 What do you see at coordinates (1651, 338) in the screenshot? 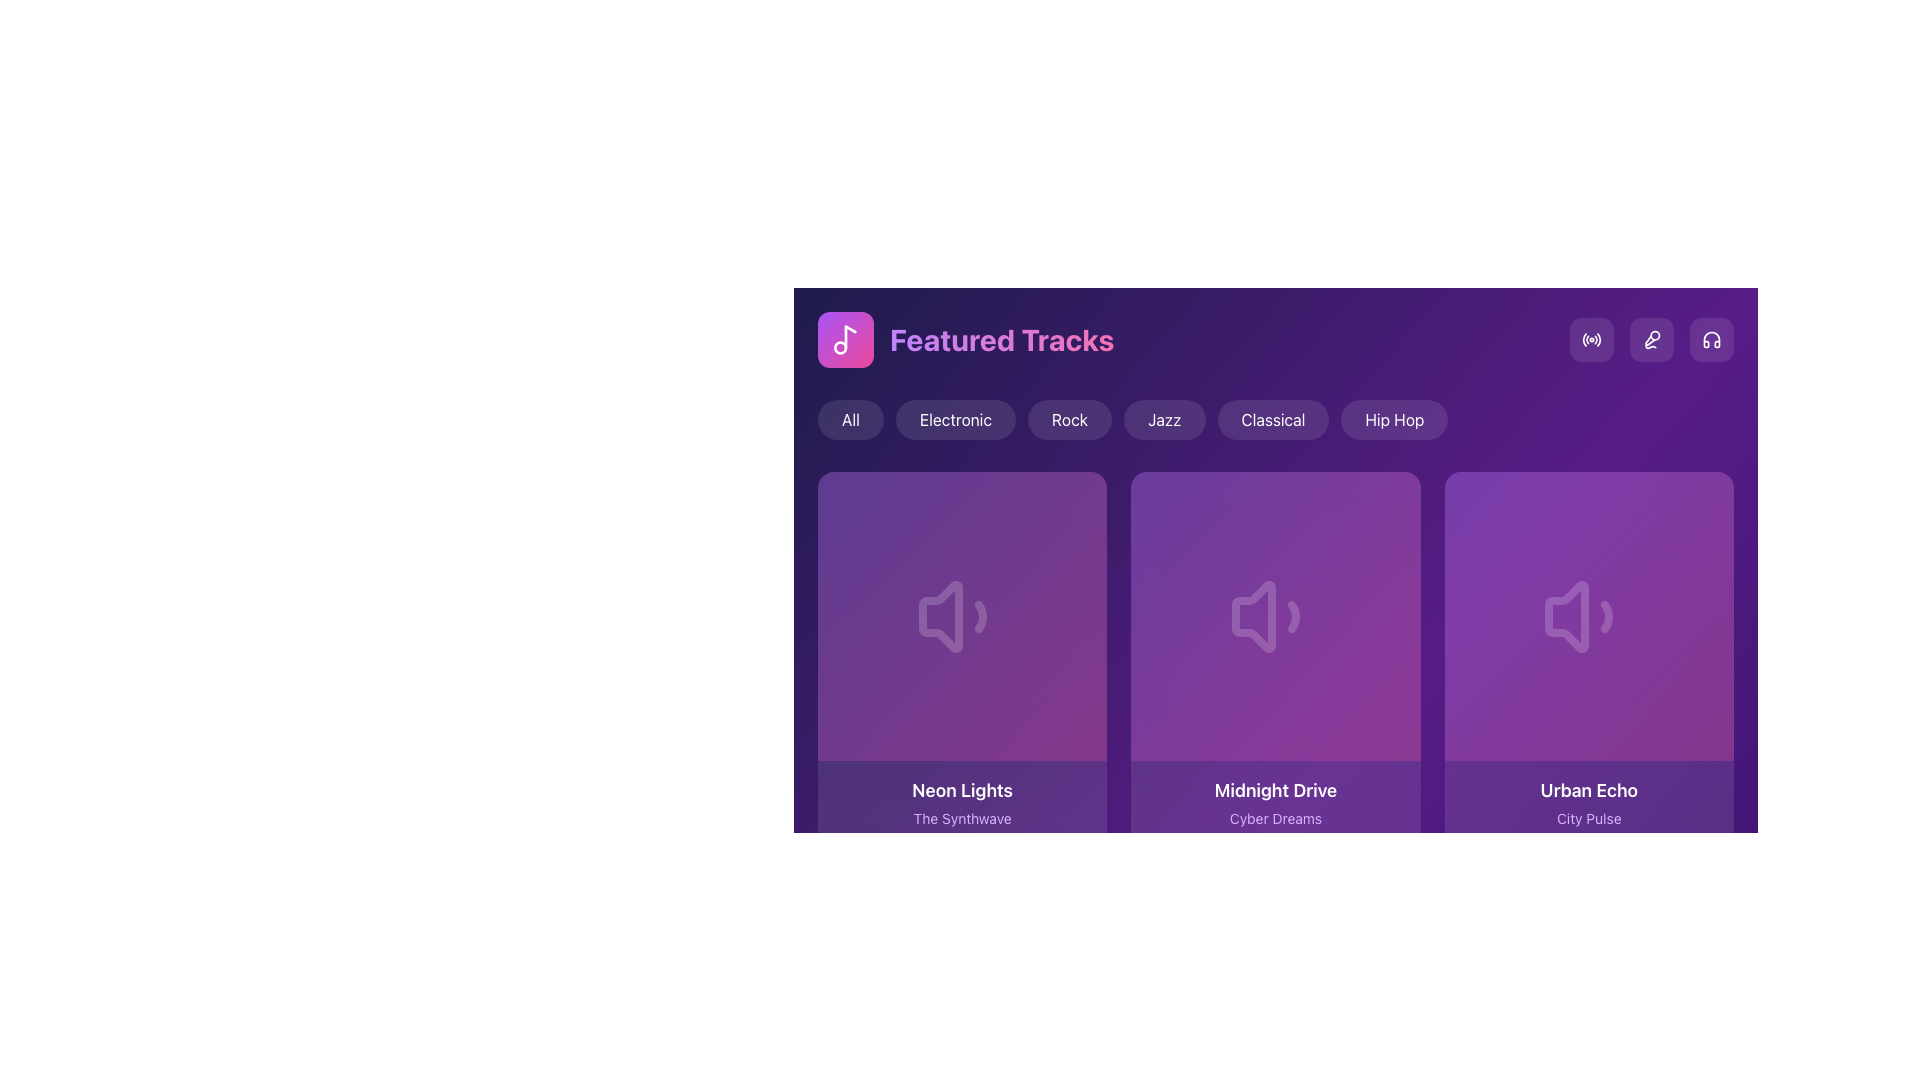
I see `the central button with a light purple background and a microphone icon` at bounding box center [1651, 338].